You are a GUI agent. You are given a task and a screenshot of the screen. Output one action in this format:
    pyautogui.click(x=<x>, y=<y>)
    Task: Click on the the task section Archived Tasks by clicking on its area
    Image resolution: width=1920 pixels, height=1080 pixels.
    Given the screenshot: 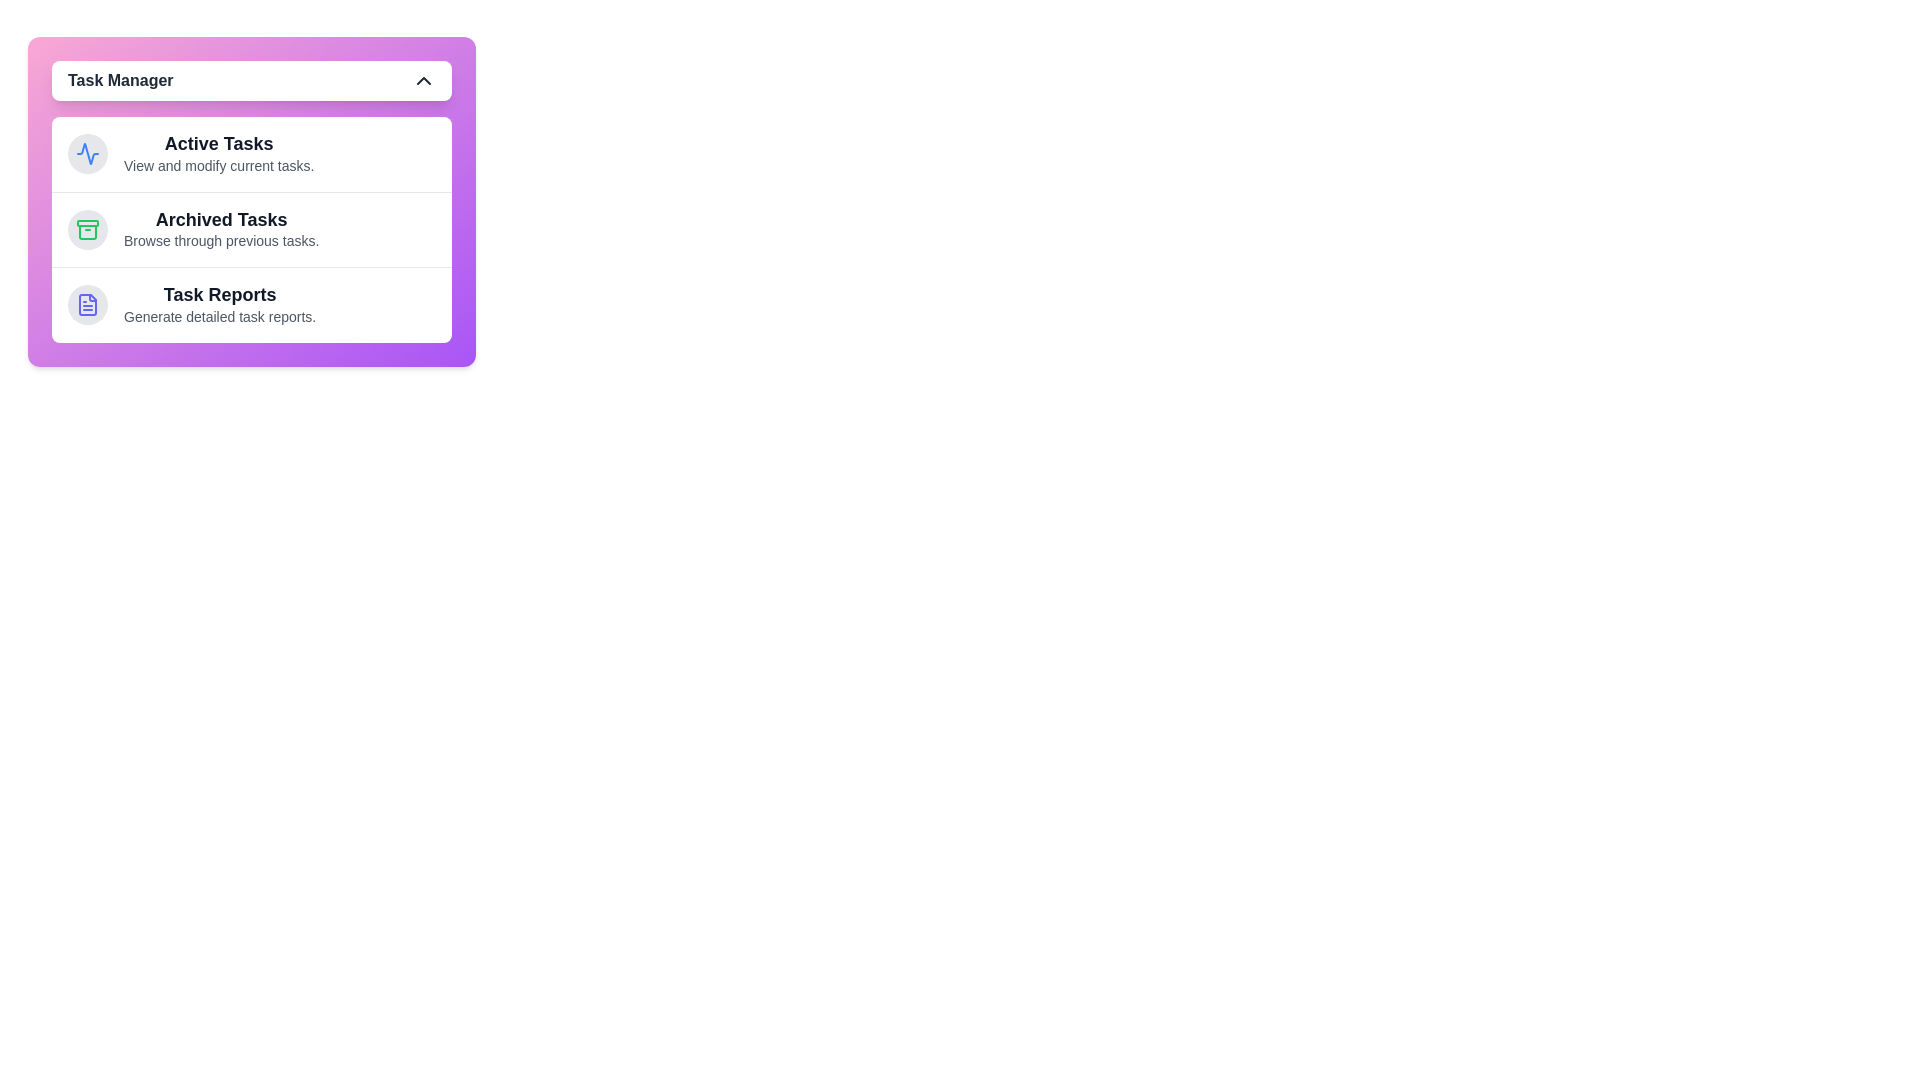 What is the action you would take?
    pyautogui.click(x=251, y=228)
    